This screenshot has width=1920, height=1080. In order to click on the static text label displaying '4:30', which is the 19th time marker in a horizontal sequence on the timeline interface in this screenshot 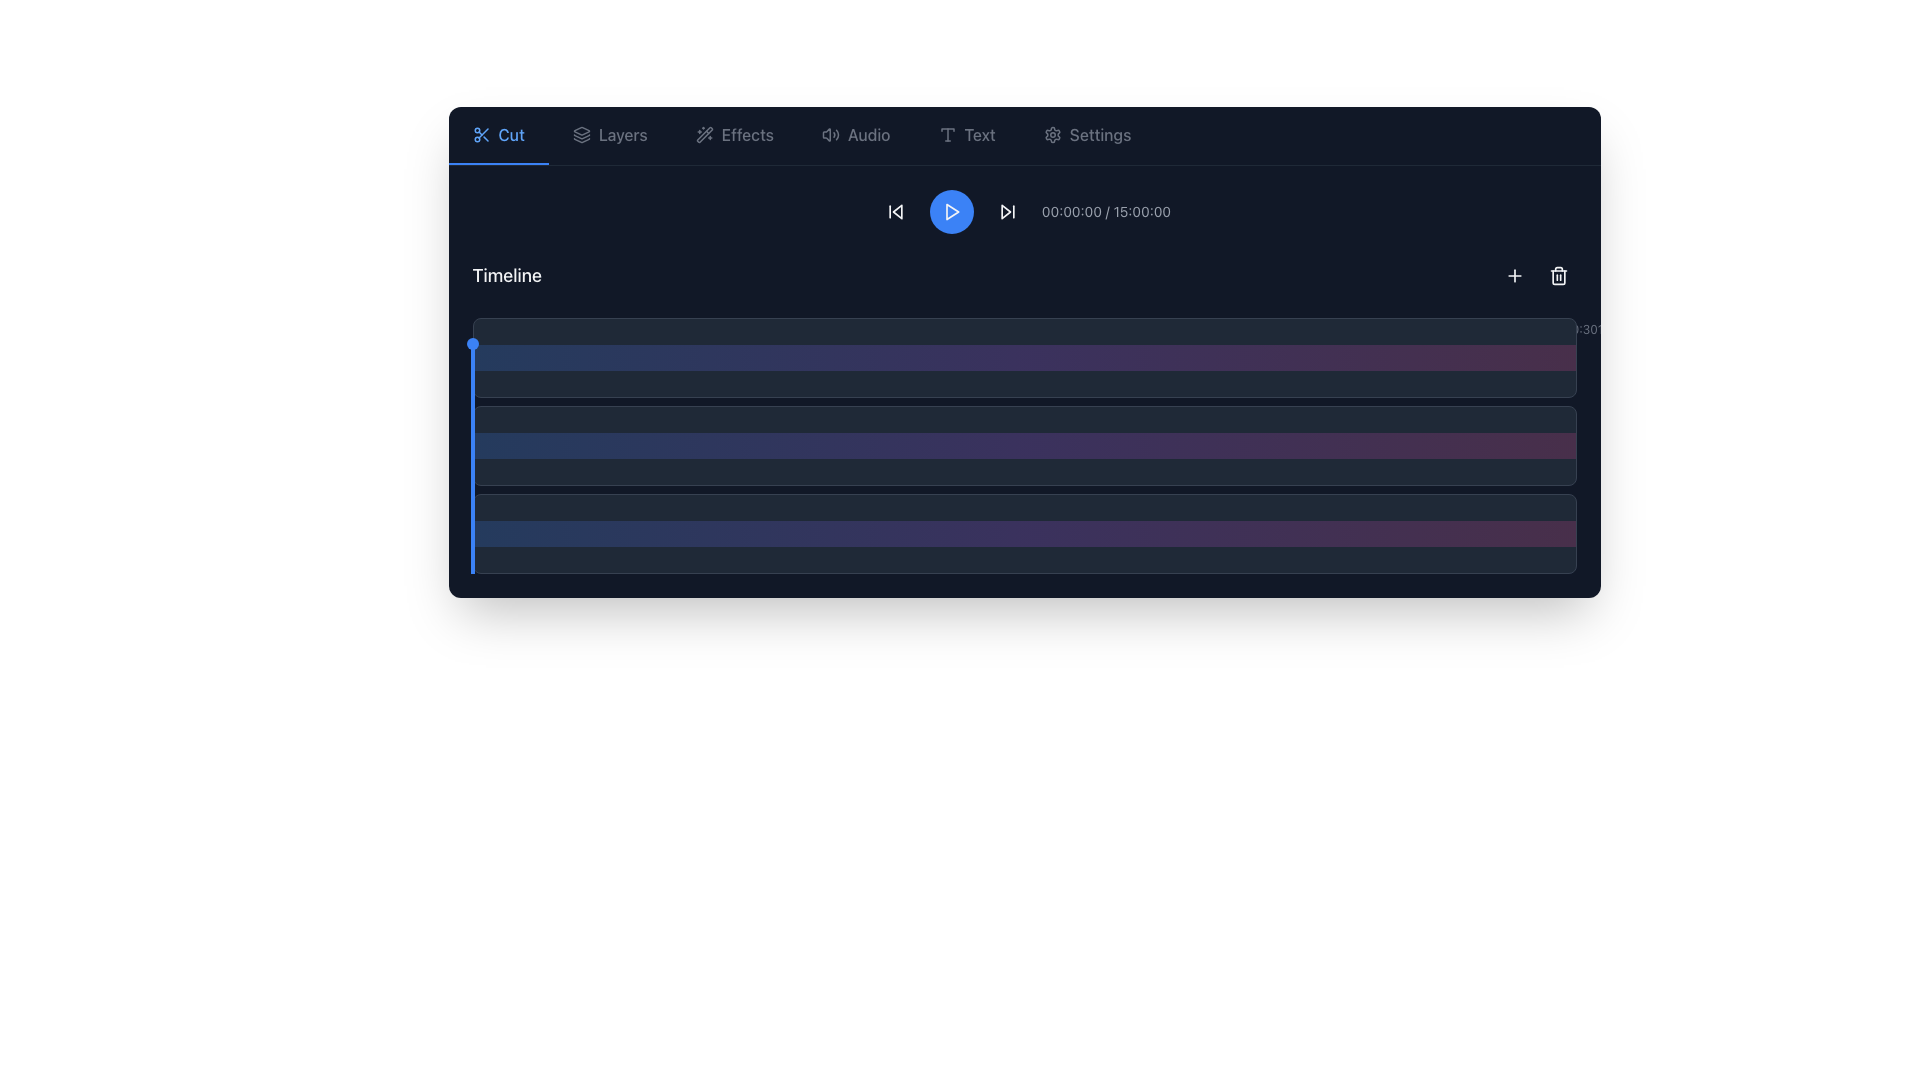, I will do `click(953, 329)`.